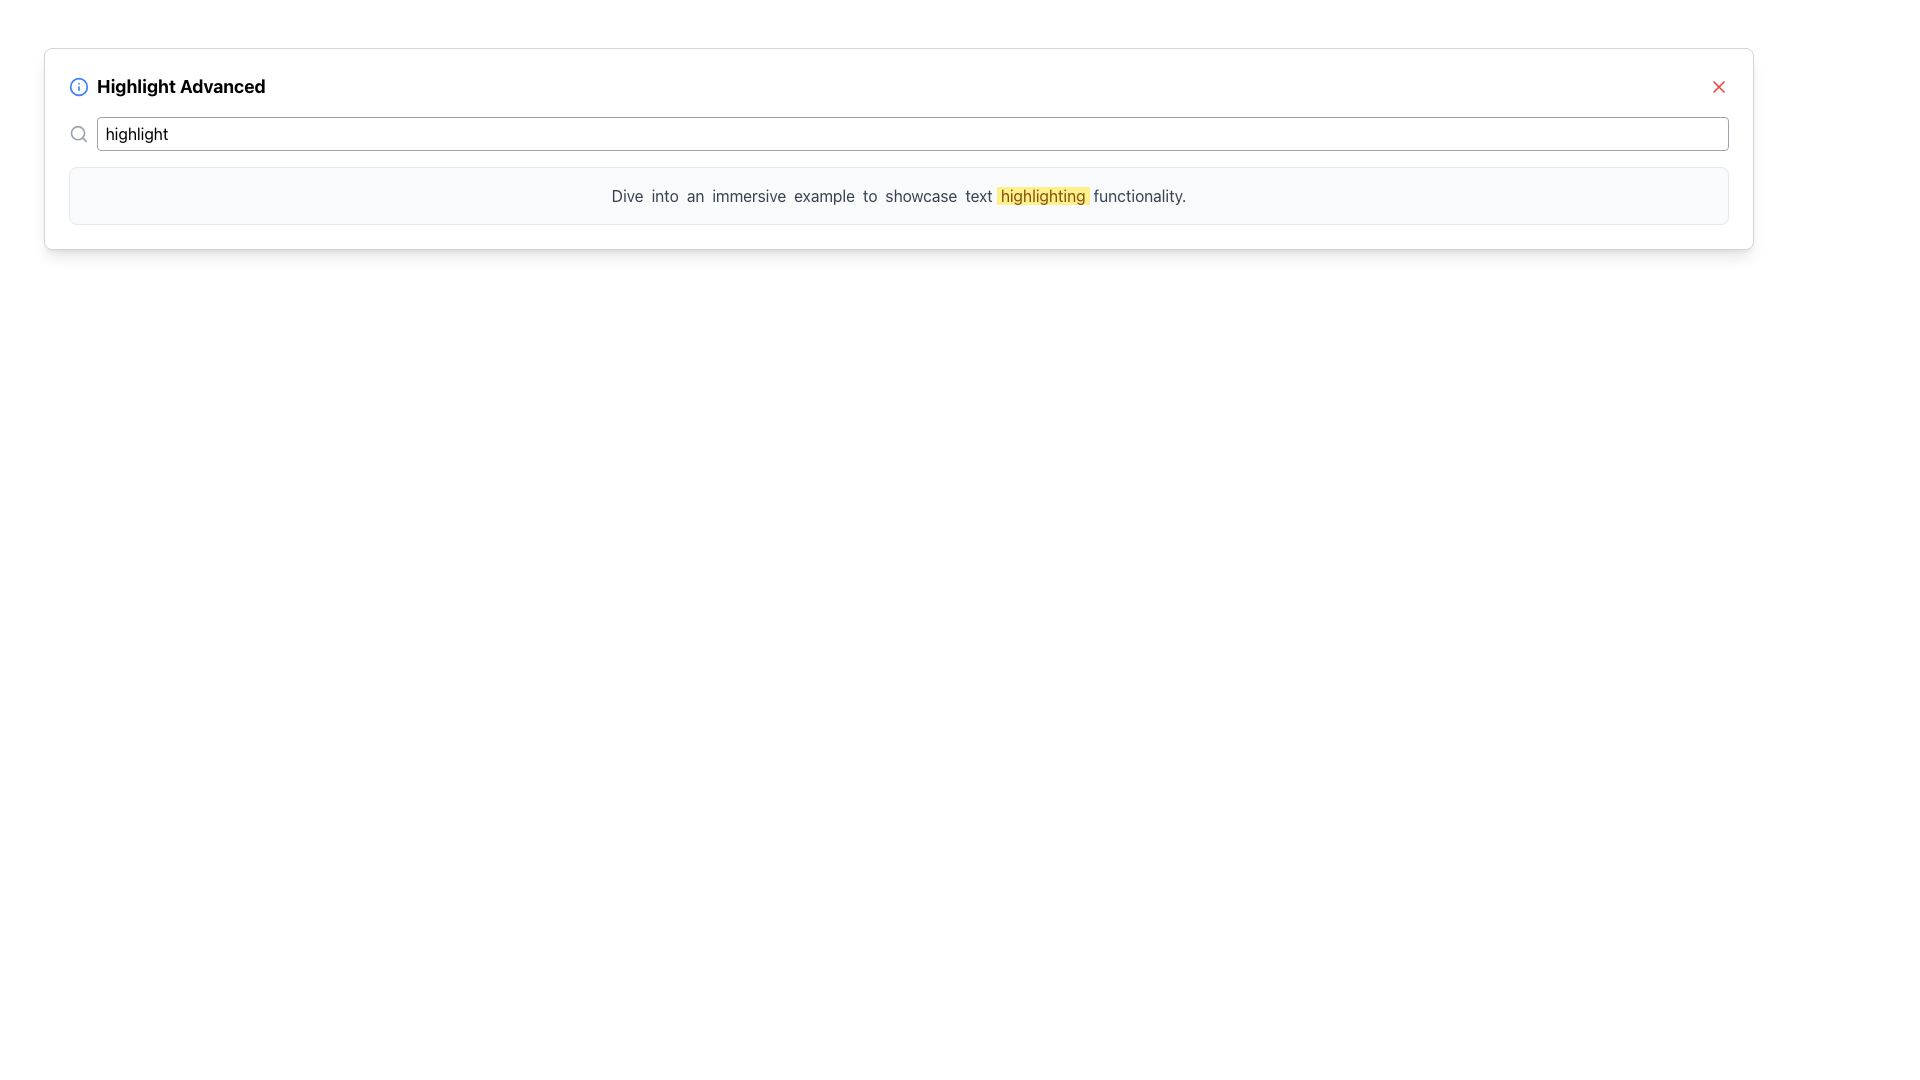 The width and height of the screenshot is (1920, 1080). What do you see at coordinates (695, 196) in the screenshot?
I see `static text element displaying the word 'an', which is styled in gray and part of a larger sentence within a bordered box` at bounding box center [695, 196].